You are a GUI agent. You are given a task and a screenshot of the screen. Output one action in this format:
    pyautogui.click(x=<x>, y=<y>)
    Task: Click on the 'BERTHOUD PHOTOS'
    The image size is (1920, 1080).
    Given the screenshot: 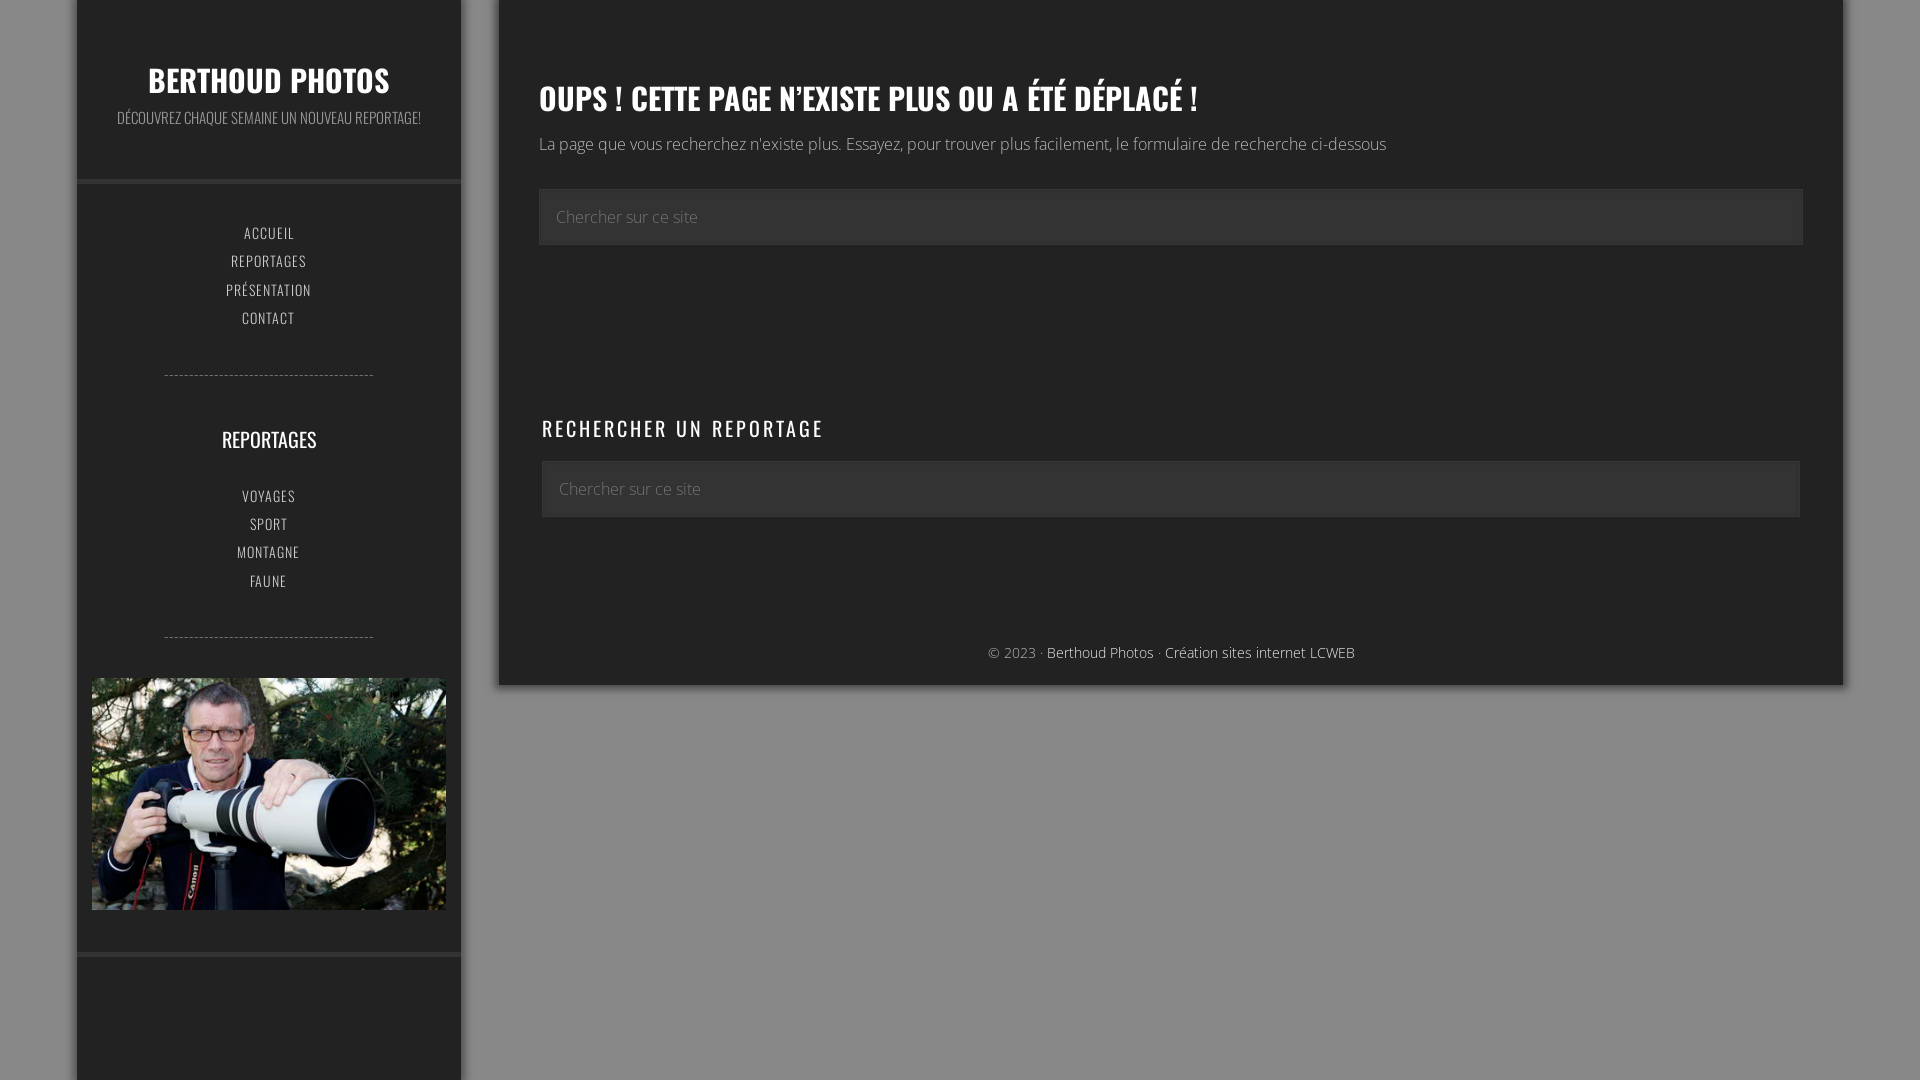 What is the action you would take?
    pyautogui.click(x=147, y=78)
    